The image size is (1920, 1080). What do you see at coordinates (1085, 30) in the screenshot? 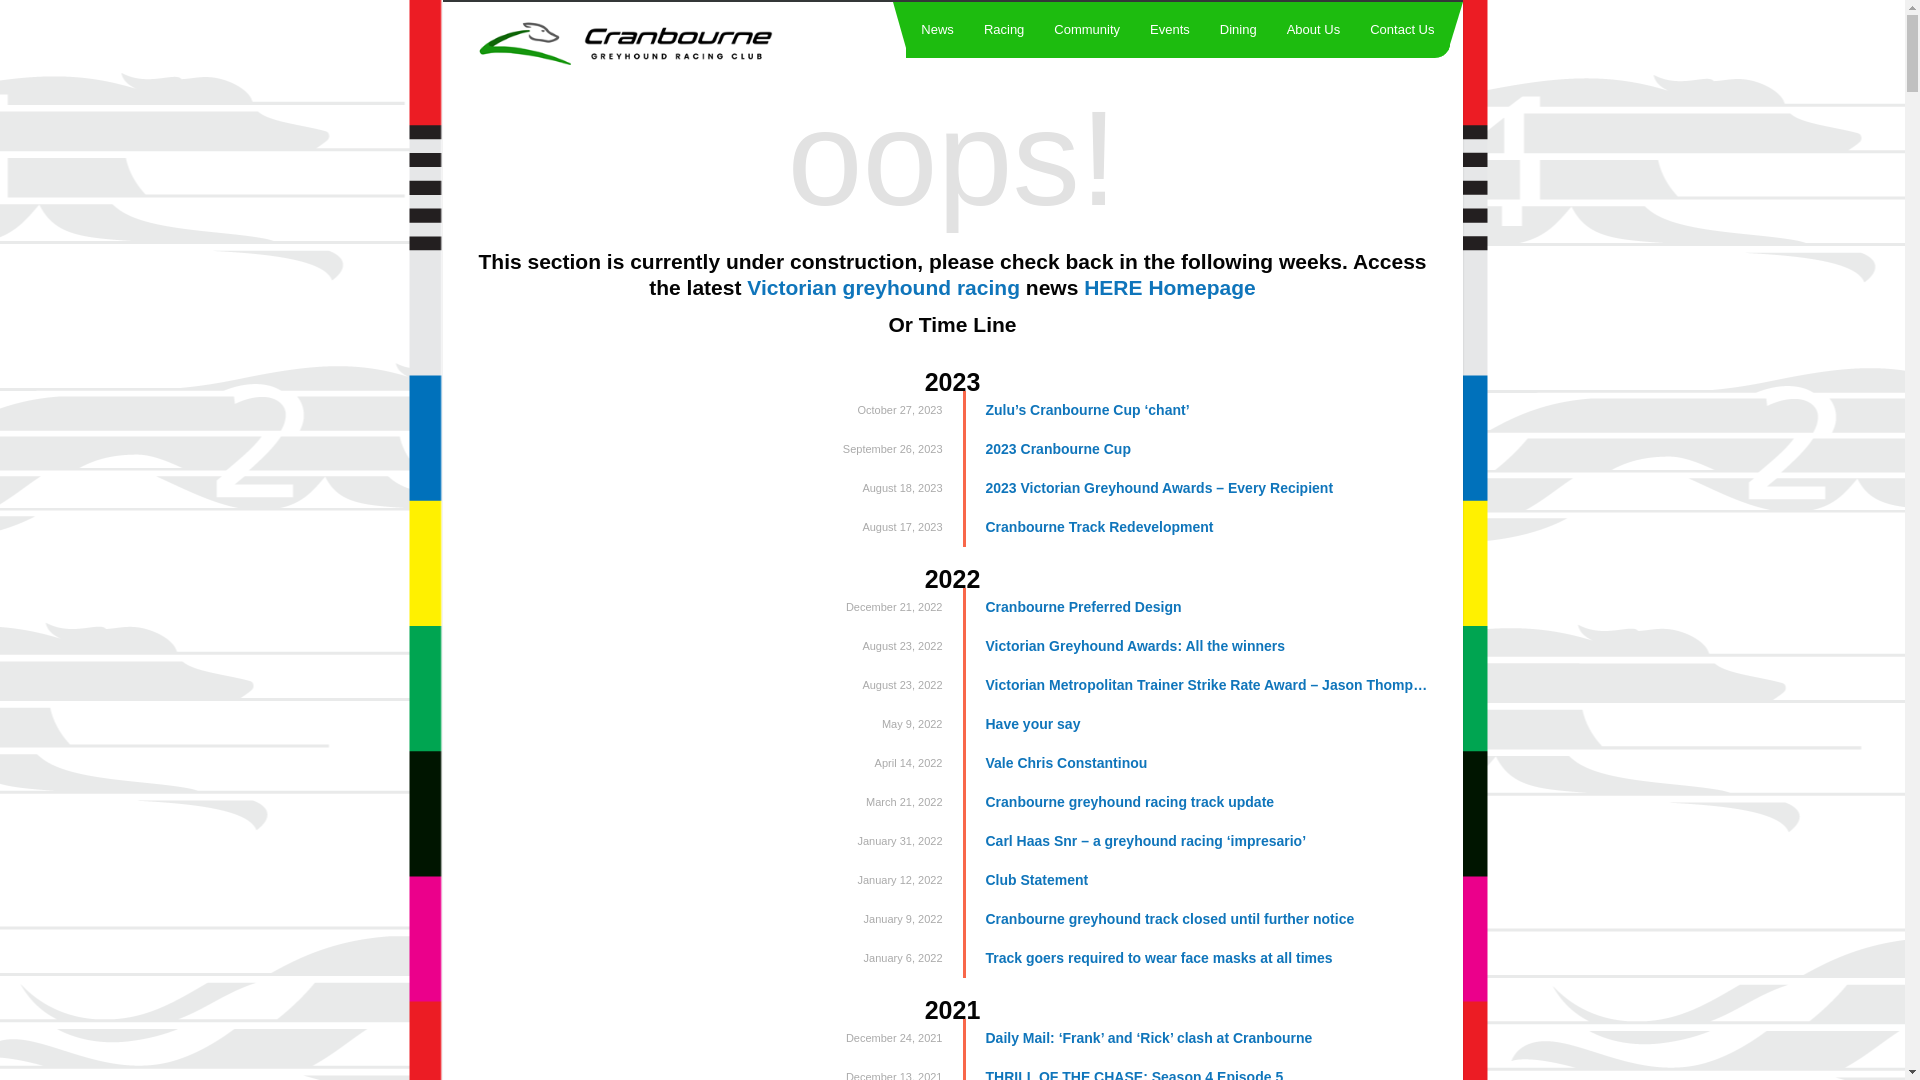
I see `'Community'` at bounding box center [1085, 30].